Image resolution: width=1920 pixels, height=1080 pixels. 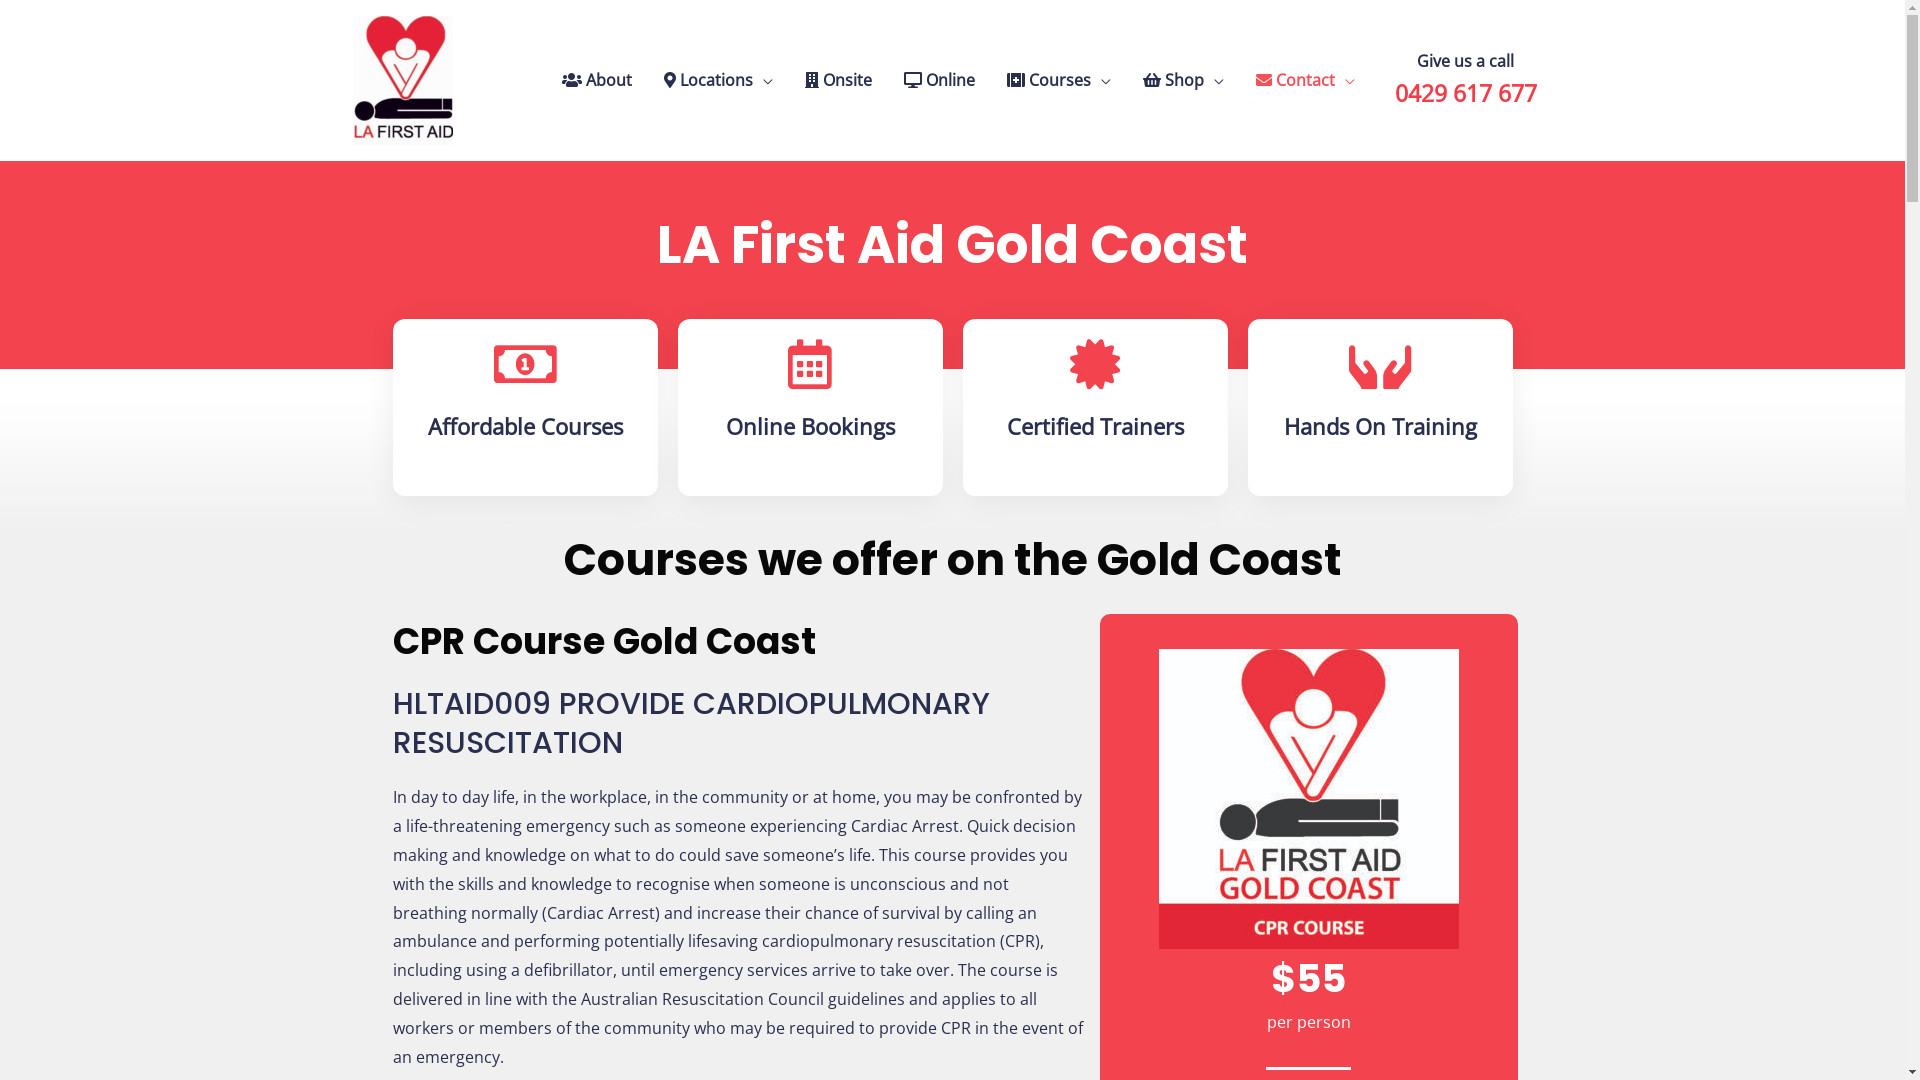 What do you see at coordinates (1305, 79) in the screenshot?
I see `'Contact'` at bounding box center [1305, 79].